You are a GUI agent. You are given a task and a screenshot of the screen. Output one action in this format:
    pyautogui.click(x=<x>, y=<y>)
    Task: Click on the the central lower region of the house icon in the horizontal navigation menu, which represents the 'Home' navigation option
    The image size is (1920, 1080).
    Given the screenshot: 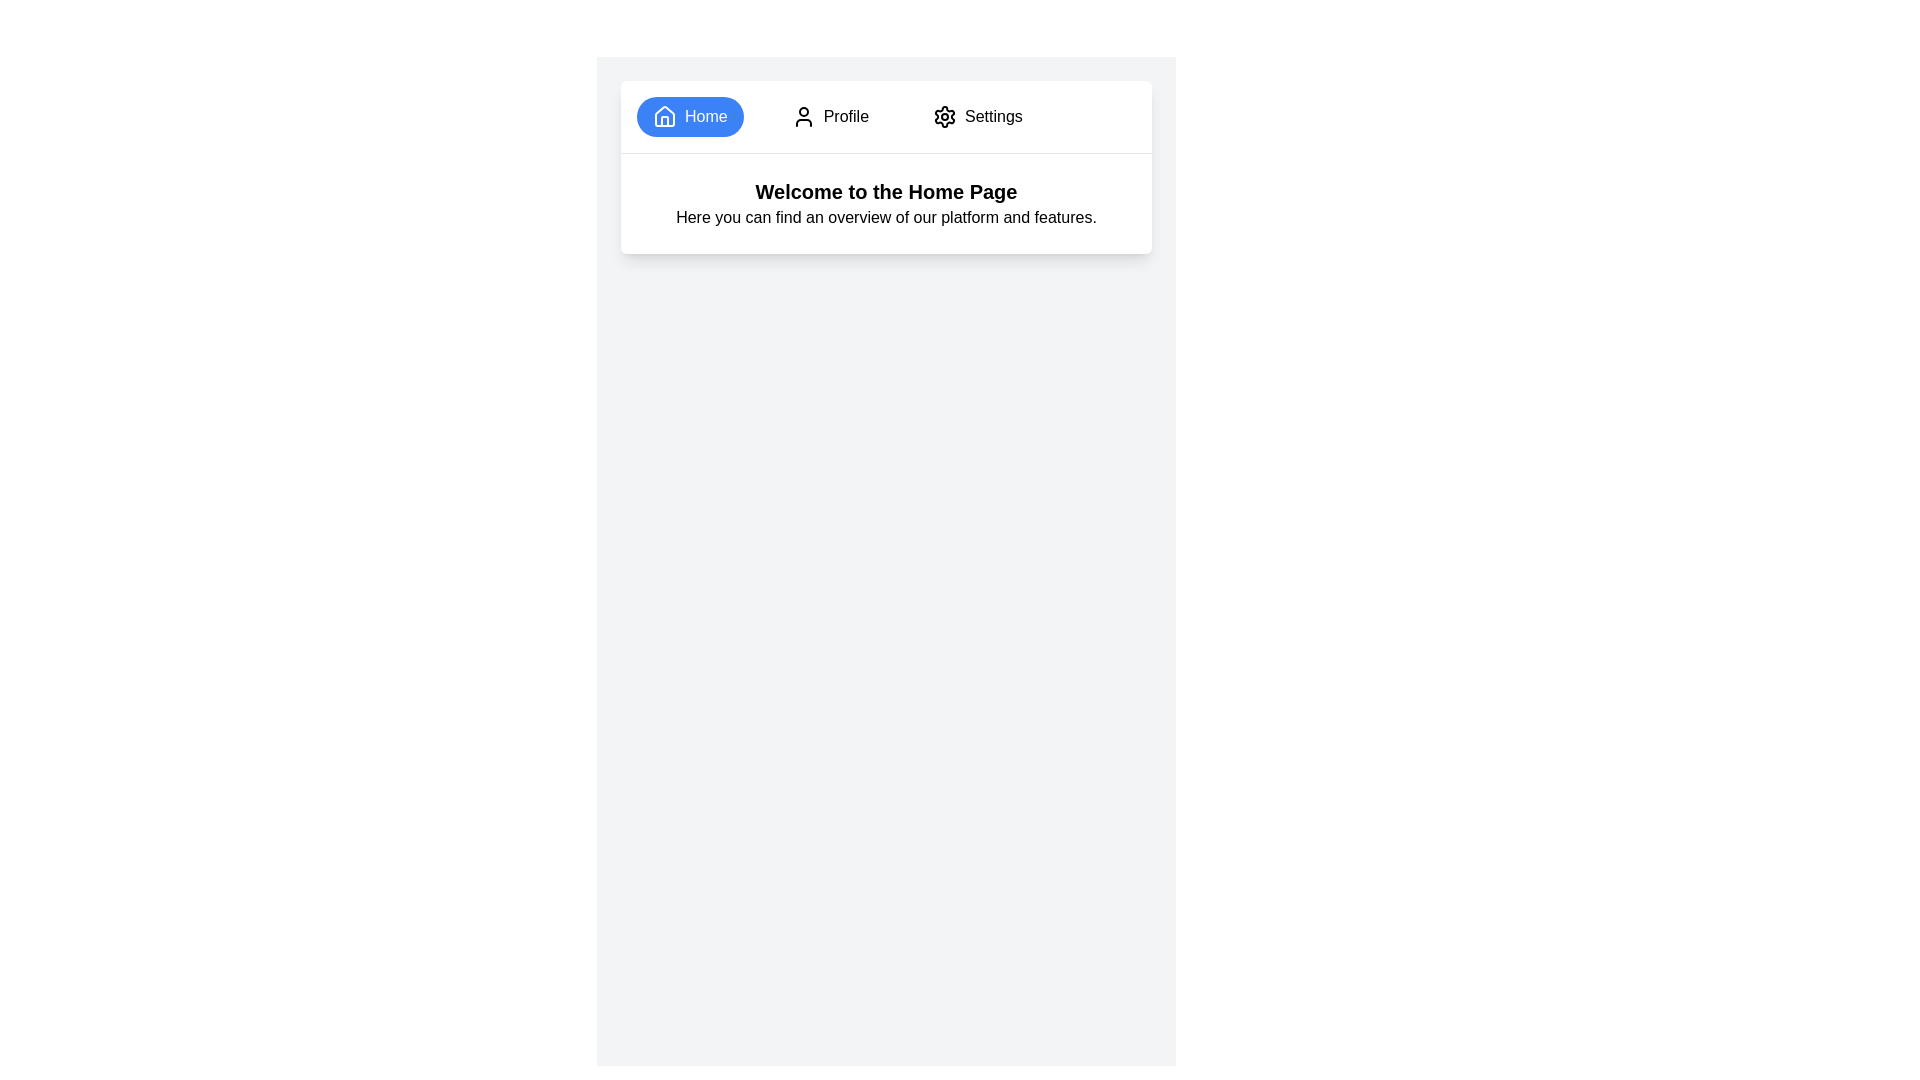 What is the action you would take?
    pyautogui.click(x=665, y=121)
    